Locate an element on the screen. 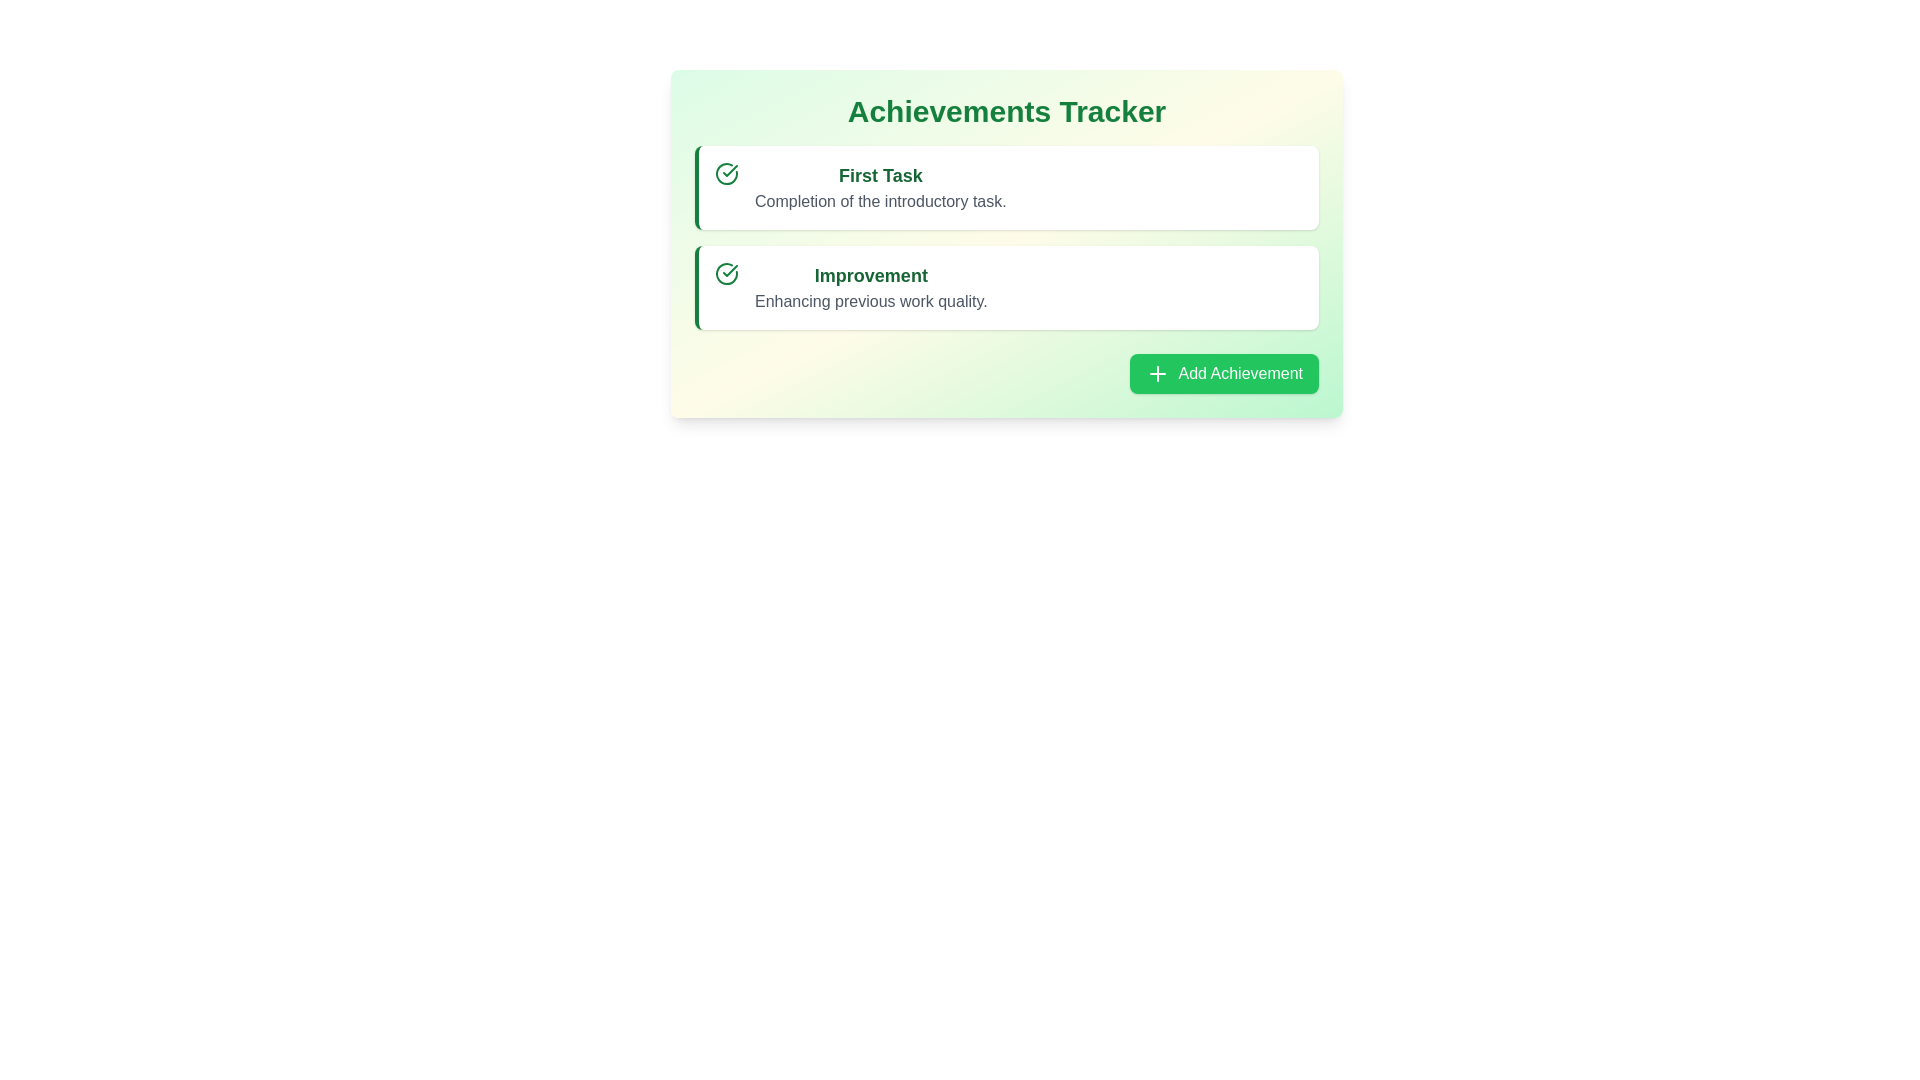 The image size is (1920, 1080). the static text displaying the title of a task or achievement in the achievements tracker, which is positioned above the description text 'Completion of the introductory task.' is located at coordinates (880, 175).